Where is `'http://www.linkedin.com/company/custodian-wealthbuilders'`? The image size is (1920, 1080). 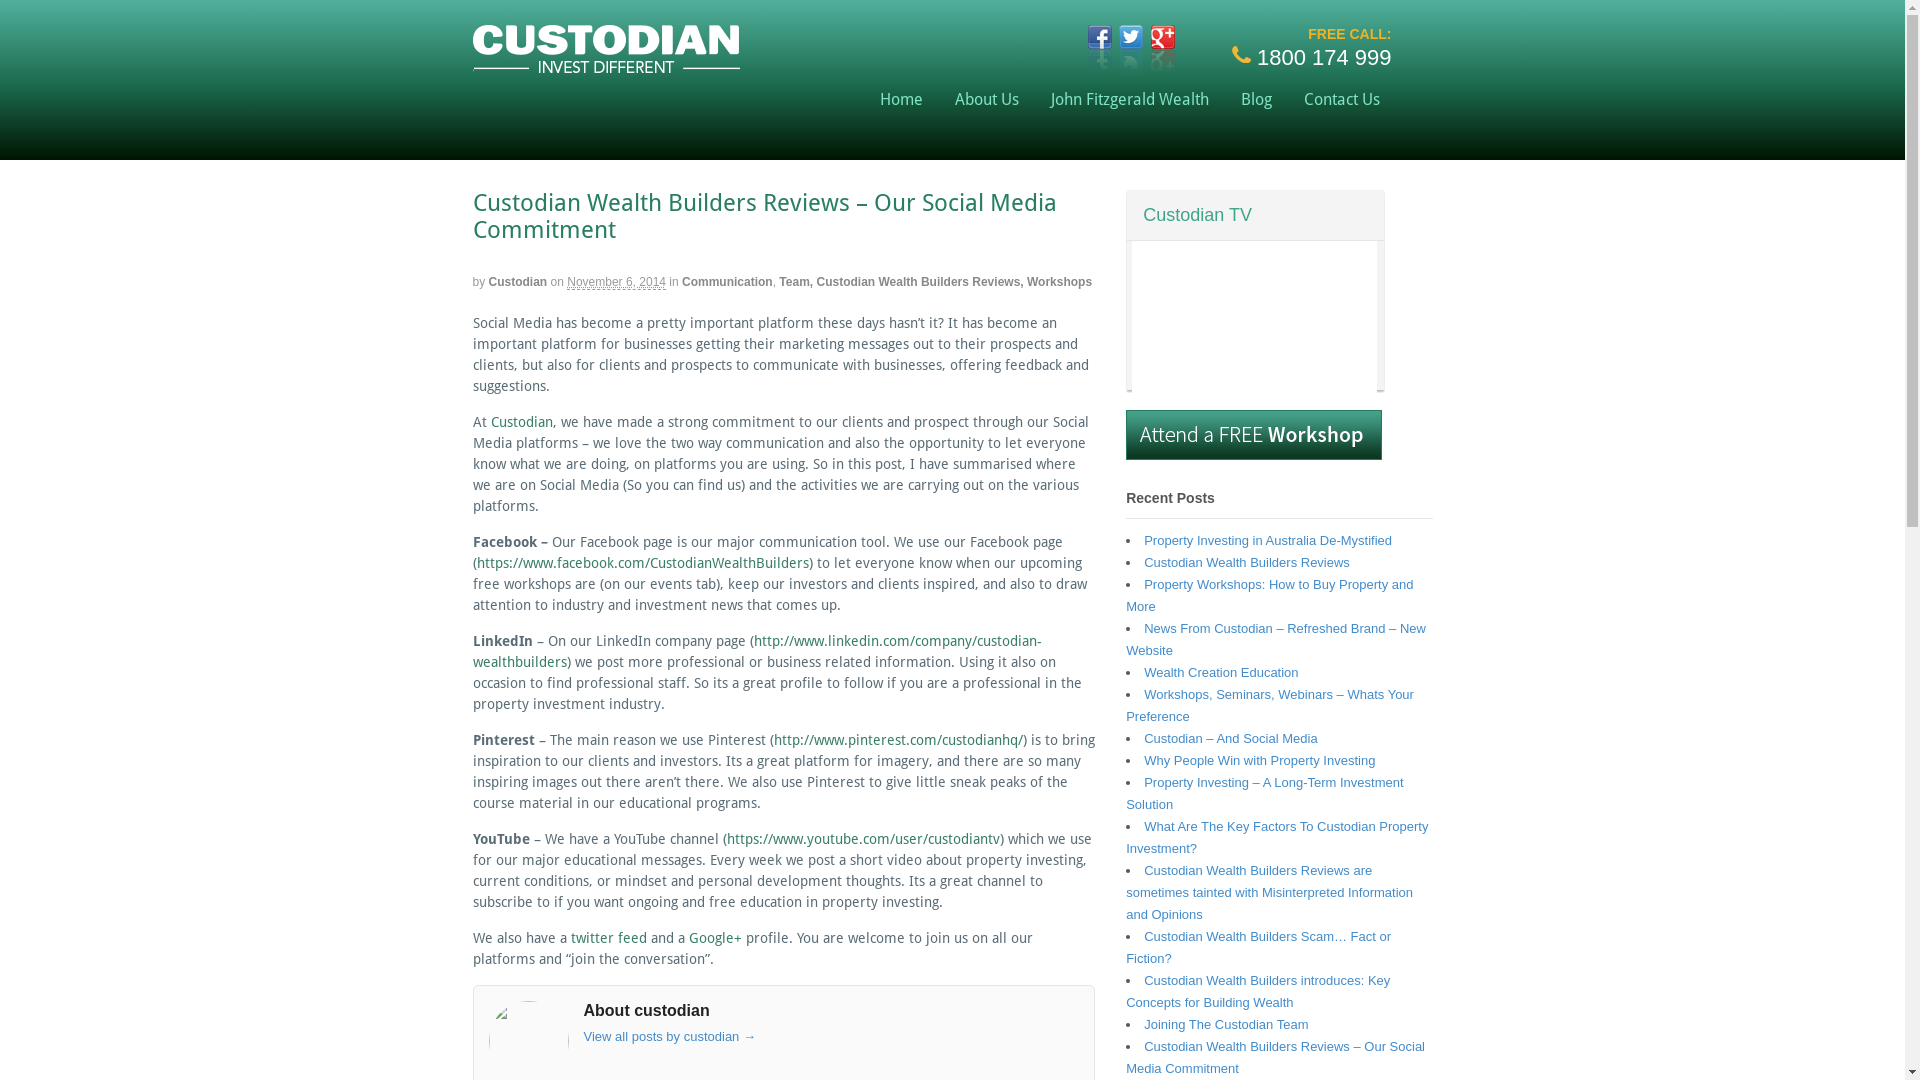 'http://www.linkedin.com/company/custodian-wealthbuilders' is located at coordinates (755, 651).